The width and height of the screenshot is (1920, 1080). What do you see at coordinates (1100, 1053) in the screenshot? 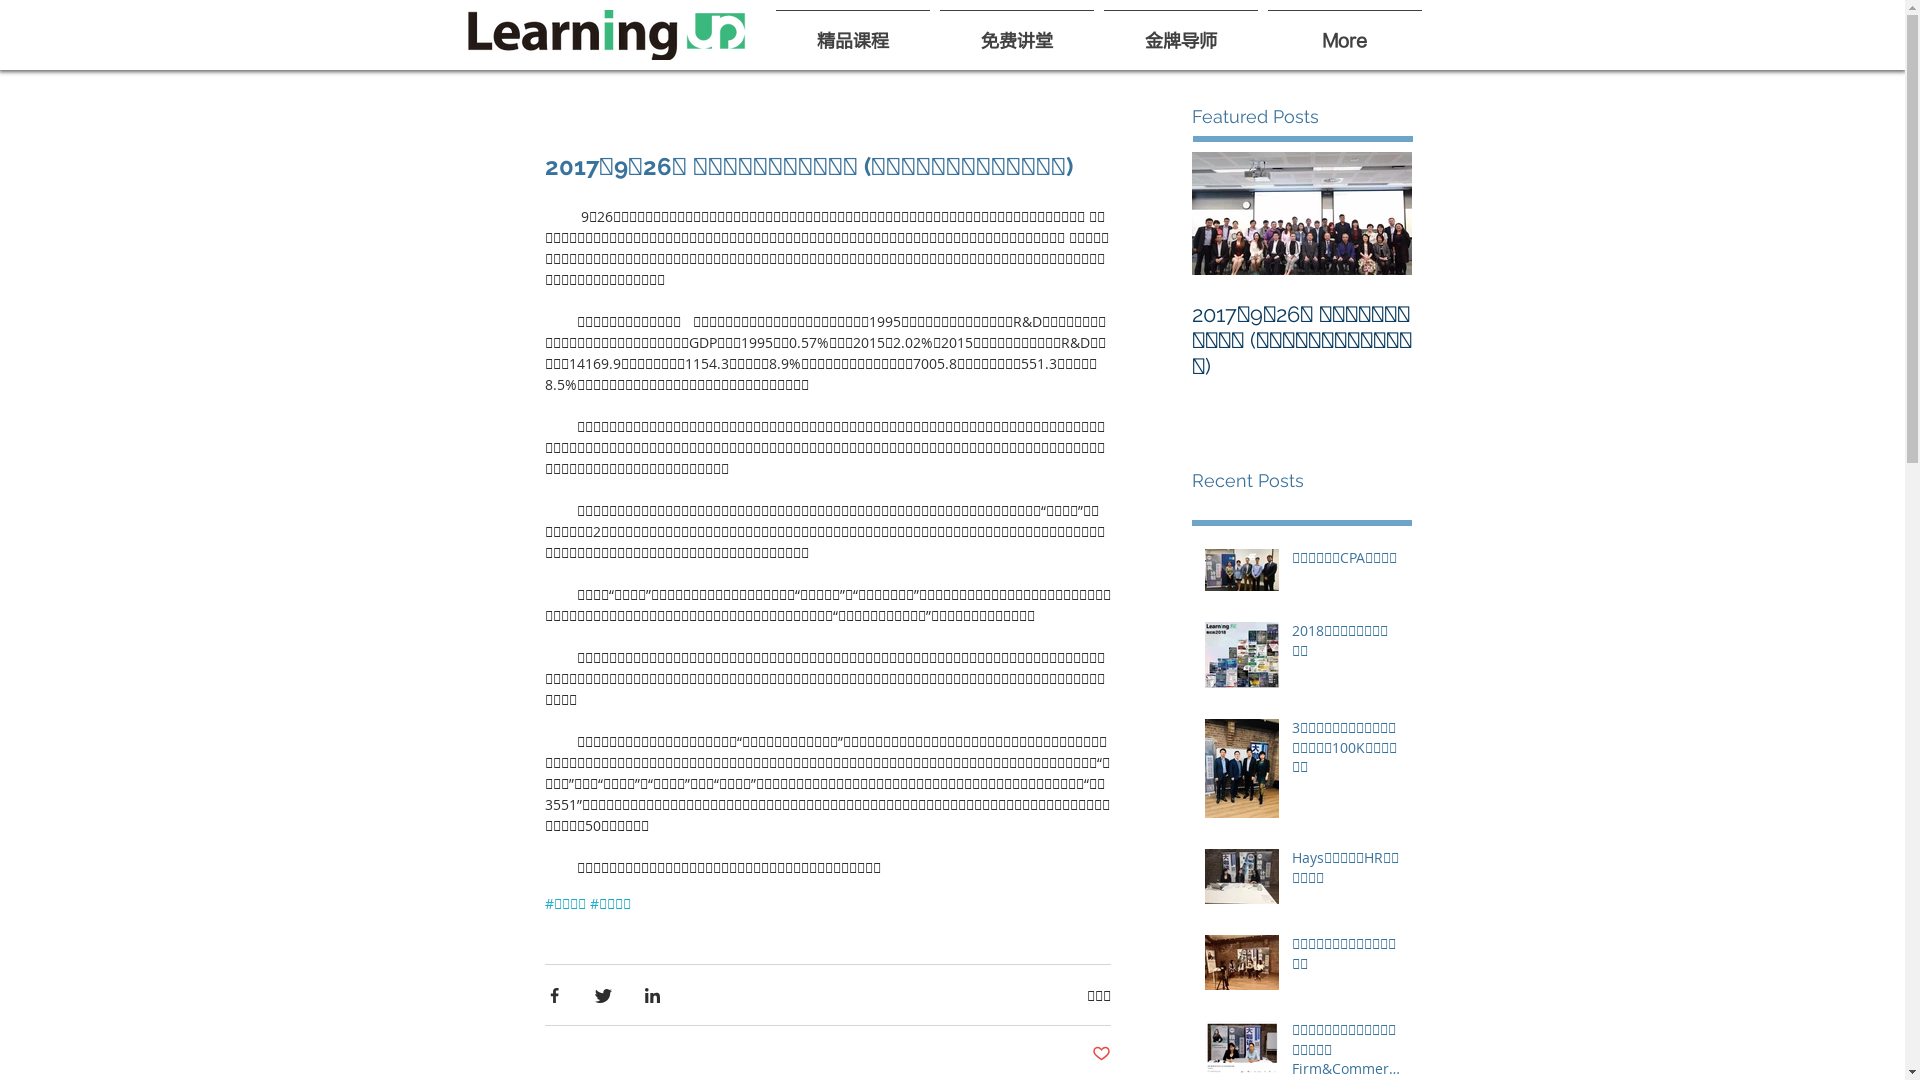
I see `'Post not marked as liked'` at bounding box center [1100, 1053].